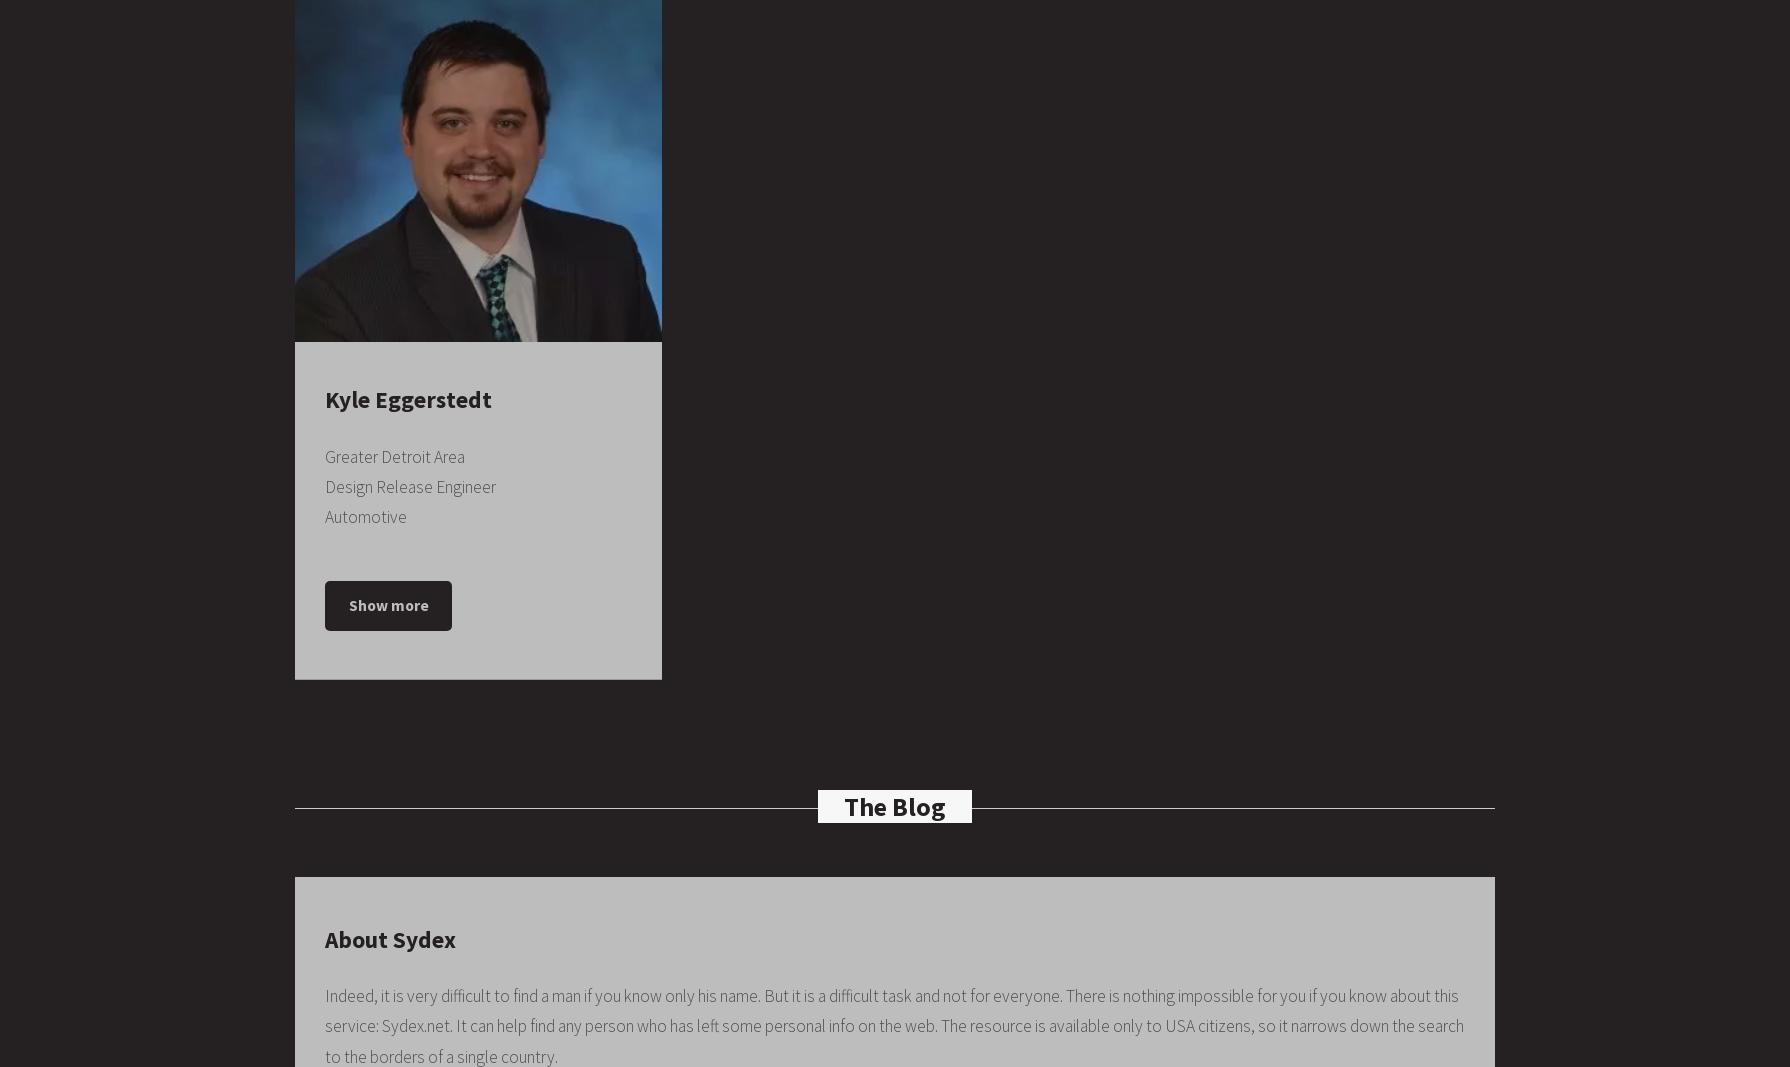  Describe the element at coordinates (468, 868) in the screenshot. I see `'June 2001 – June 2004'` at that location.